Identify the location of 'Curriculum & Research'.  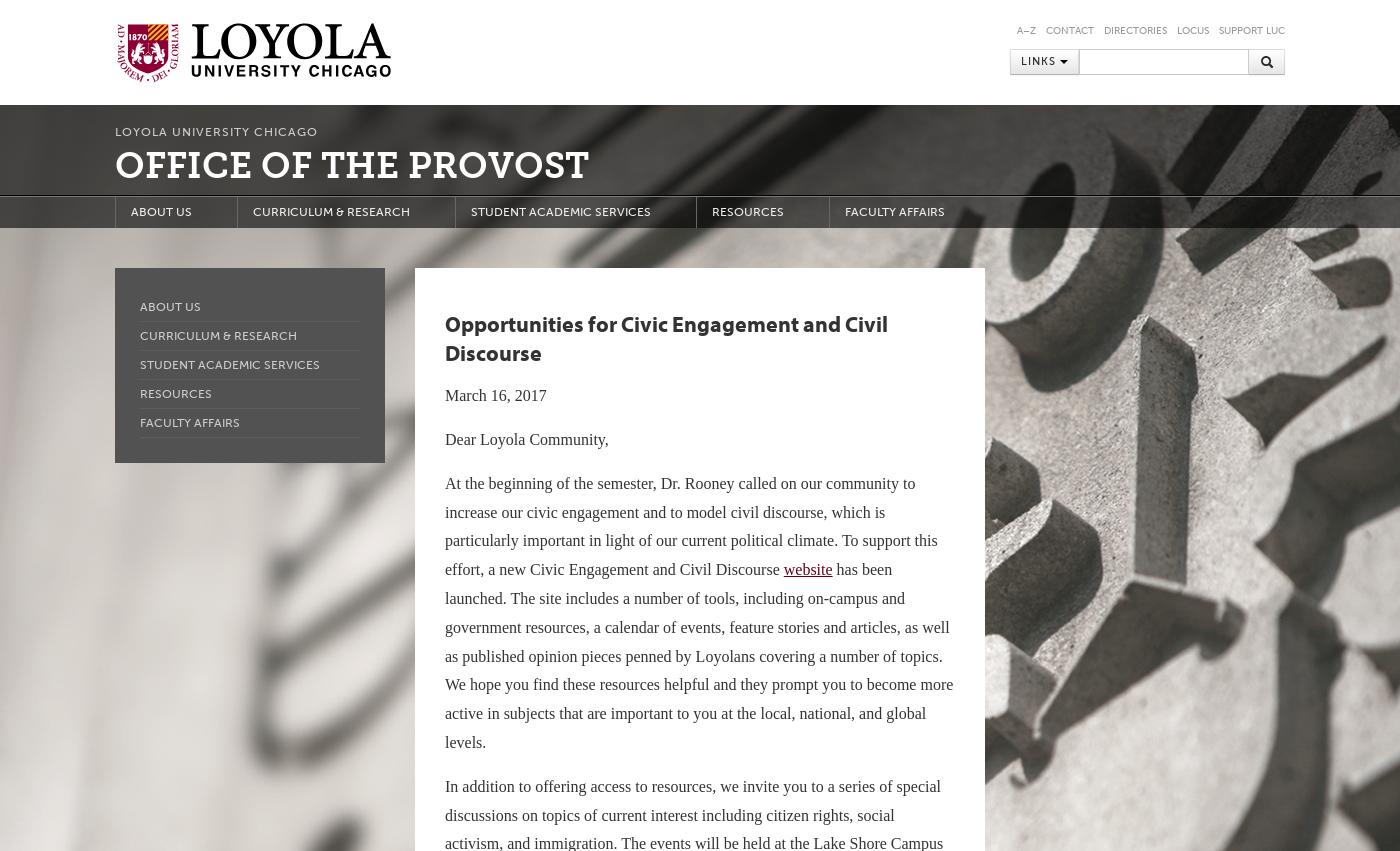
(218, 334).